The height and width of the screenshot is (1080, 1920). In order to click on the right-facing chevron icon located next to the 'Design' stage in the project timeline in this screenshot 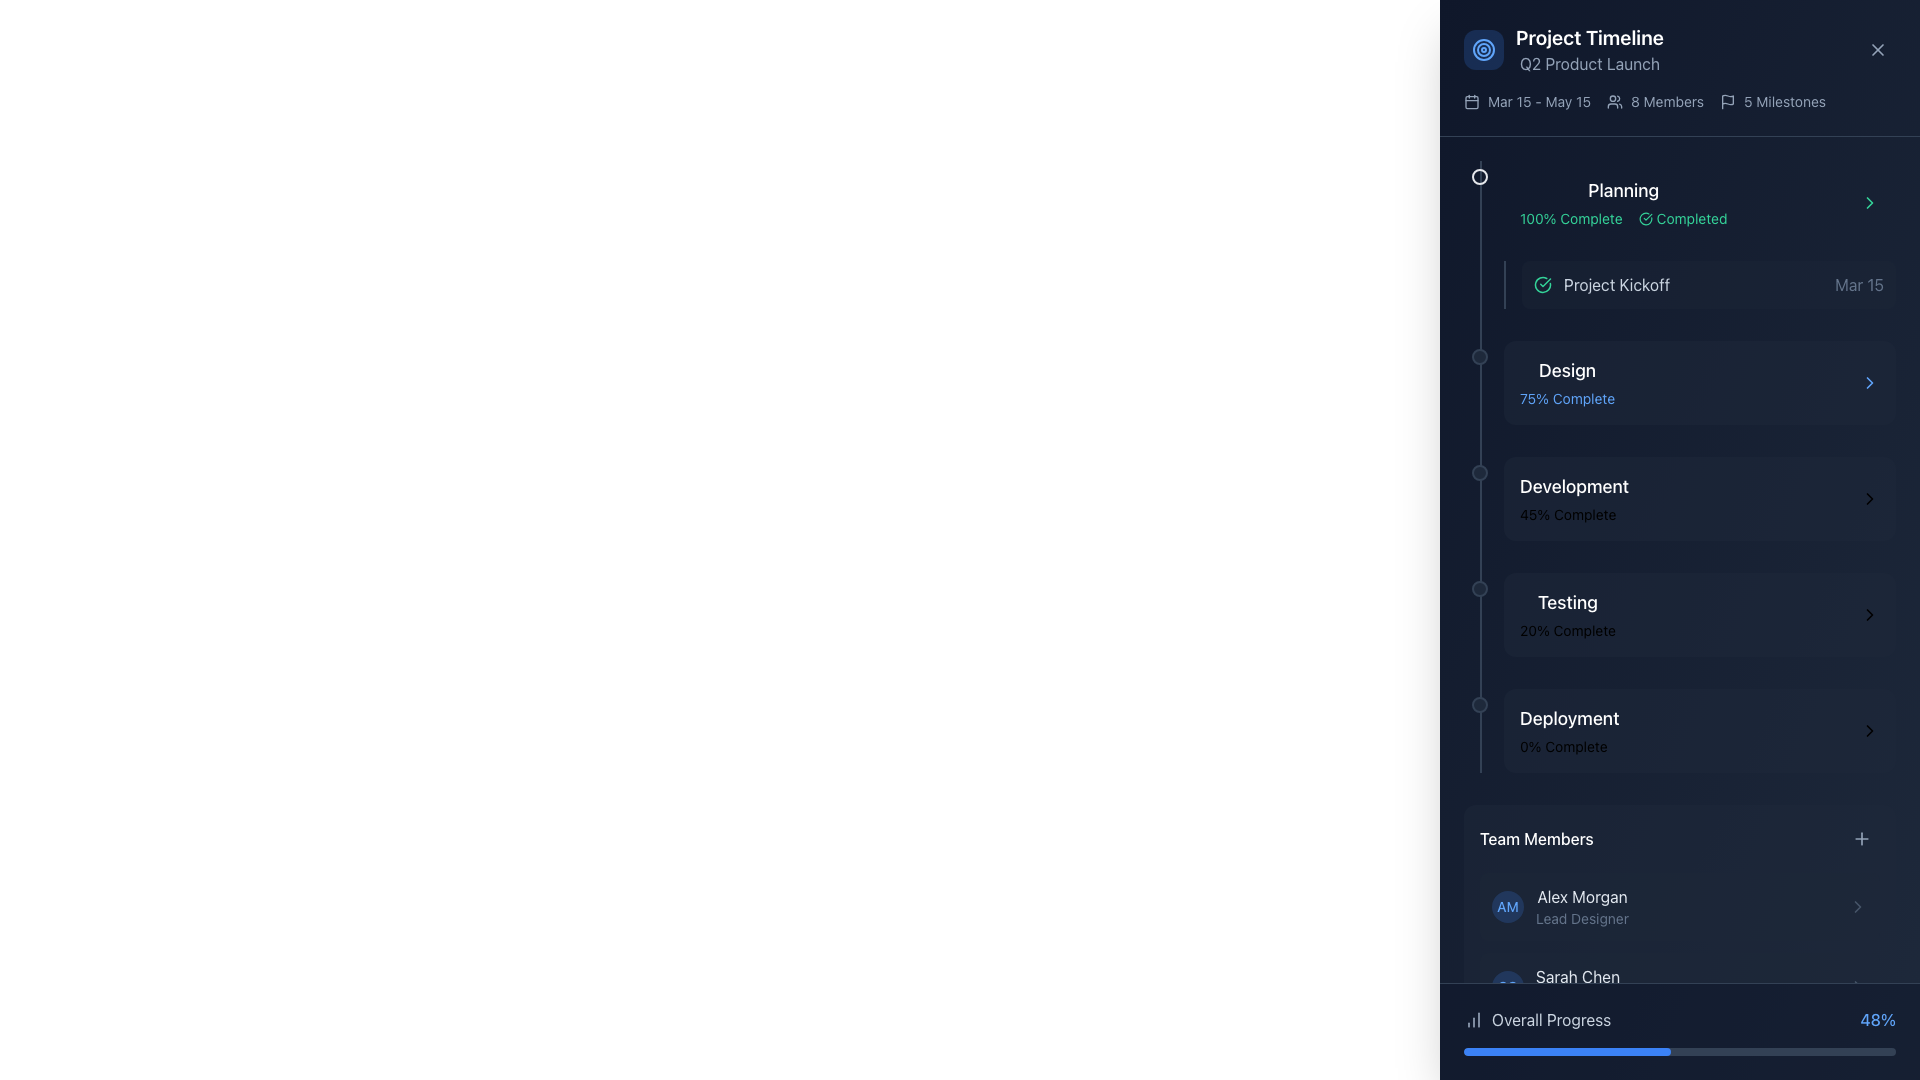, I will do `click(1869, 382)`.